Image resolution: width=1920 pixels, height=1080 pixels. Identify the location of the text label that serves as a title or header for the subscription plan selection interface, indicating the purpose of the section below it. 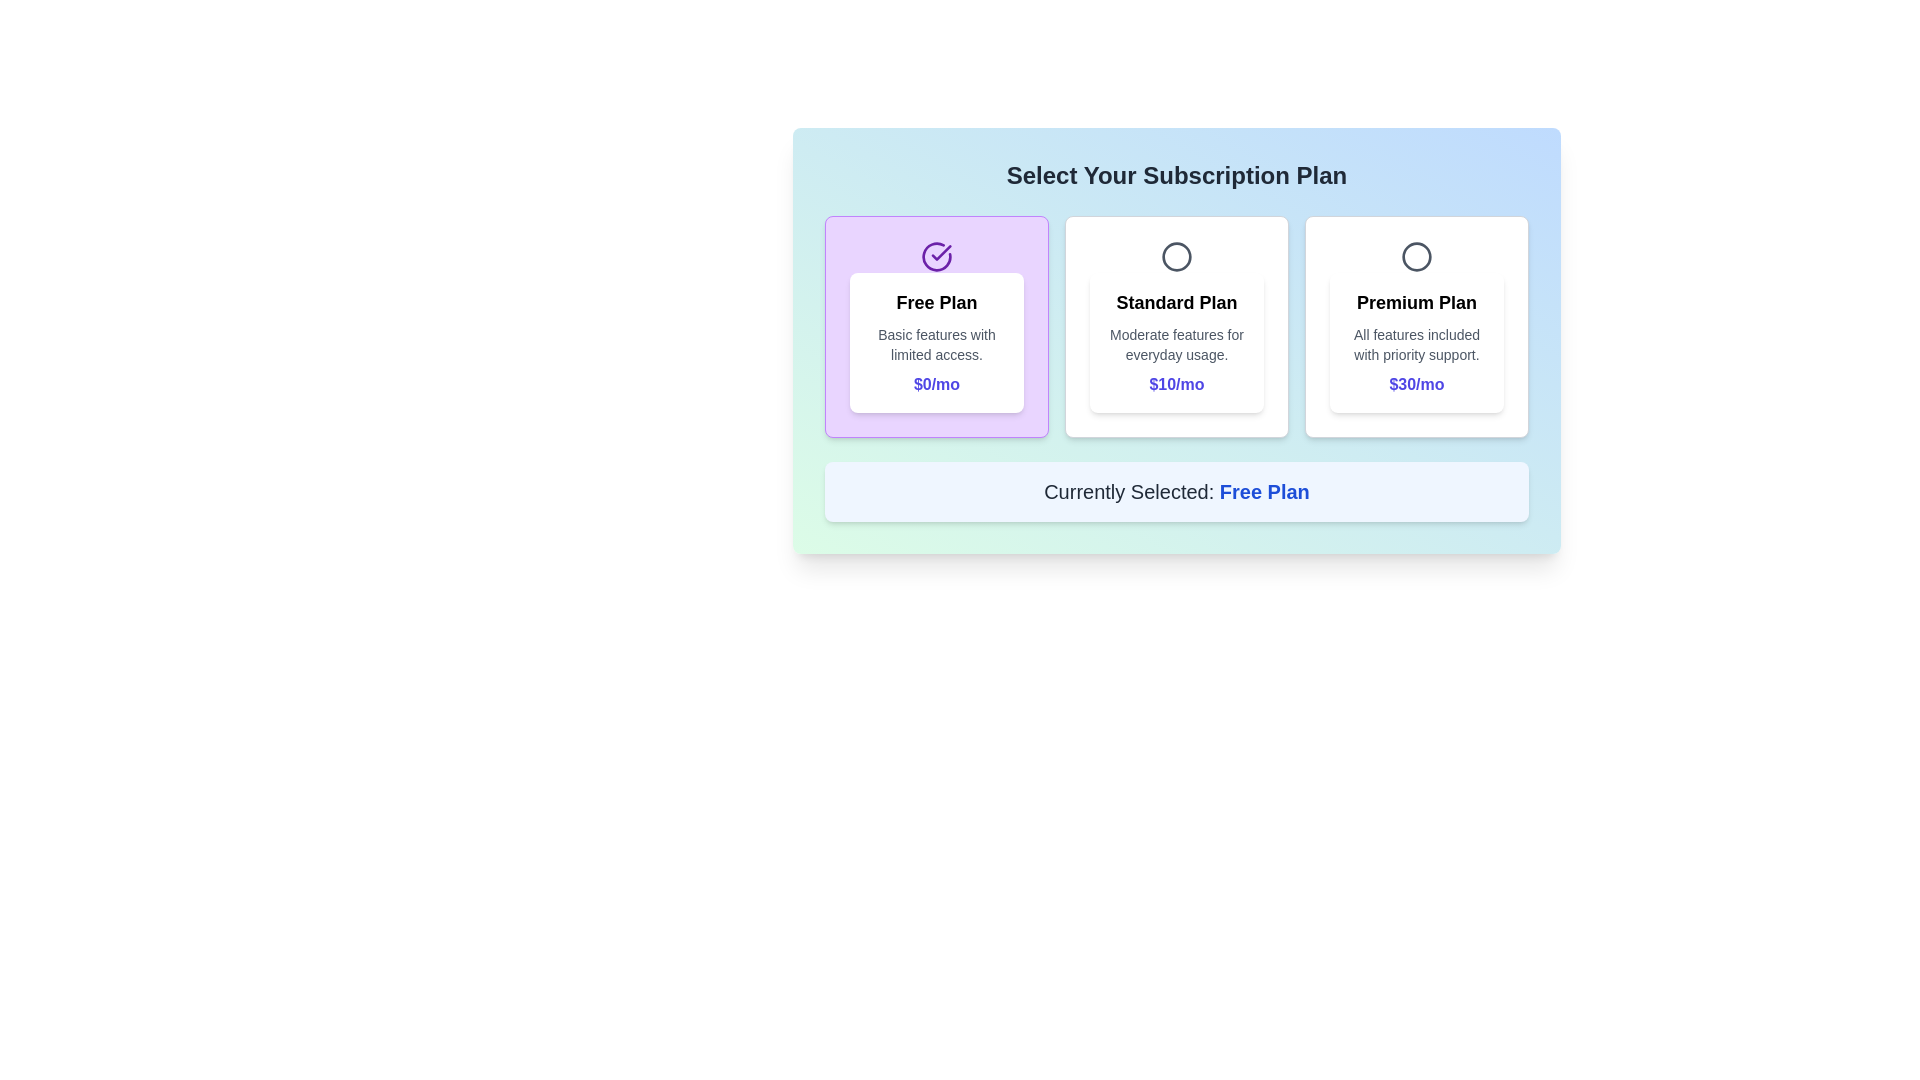
(1176, 175).